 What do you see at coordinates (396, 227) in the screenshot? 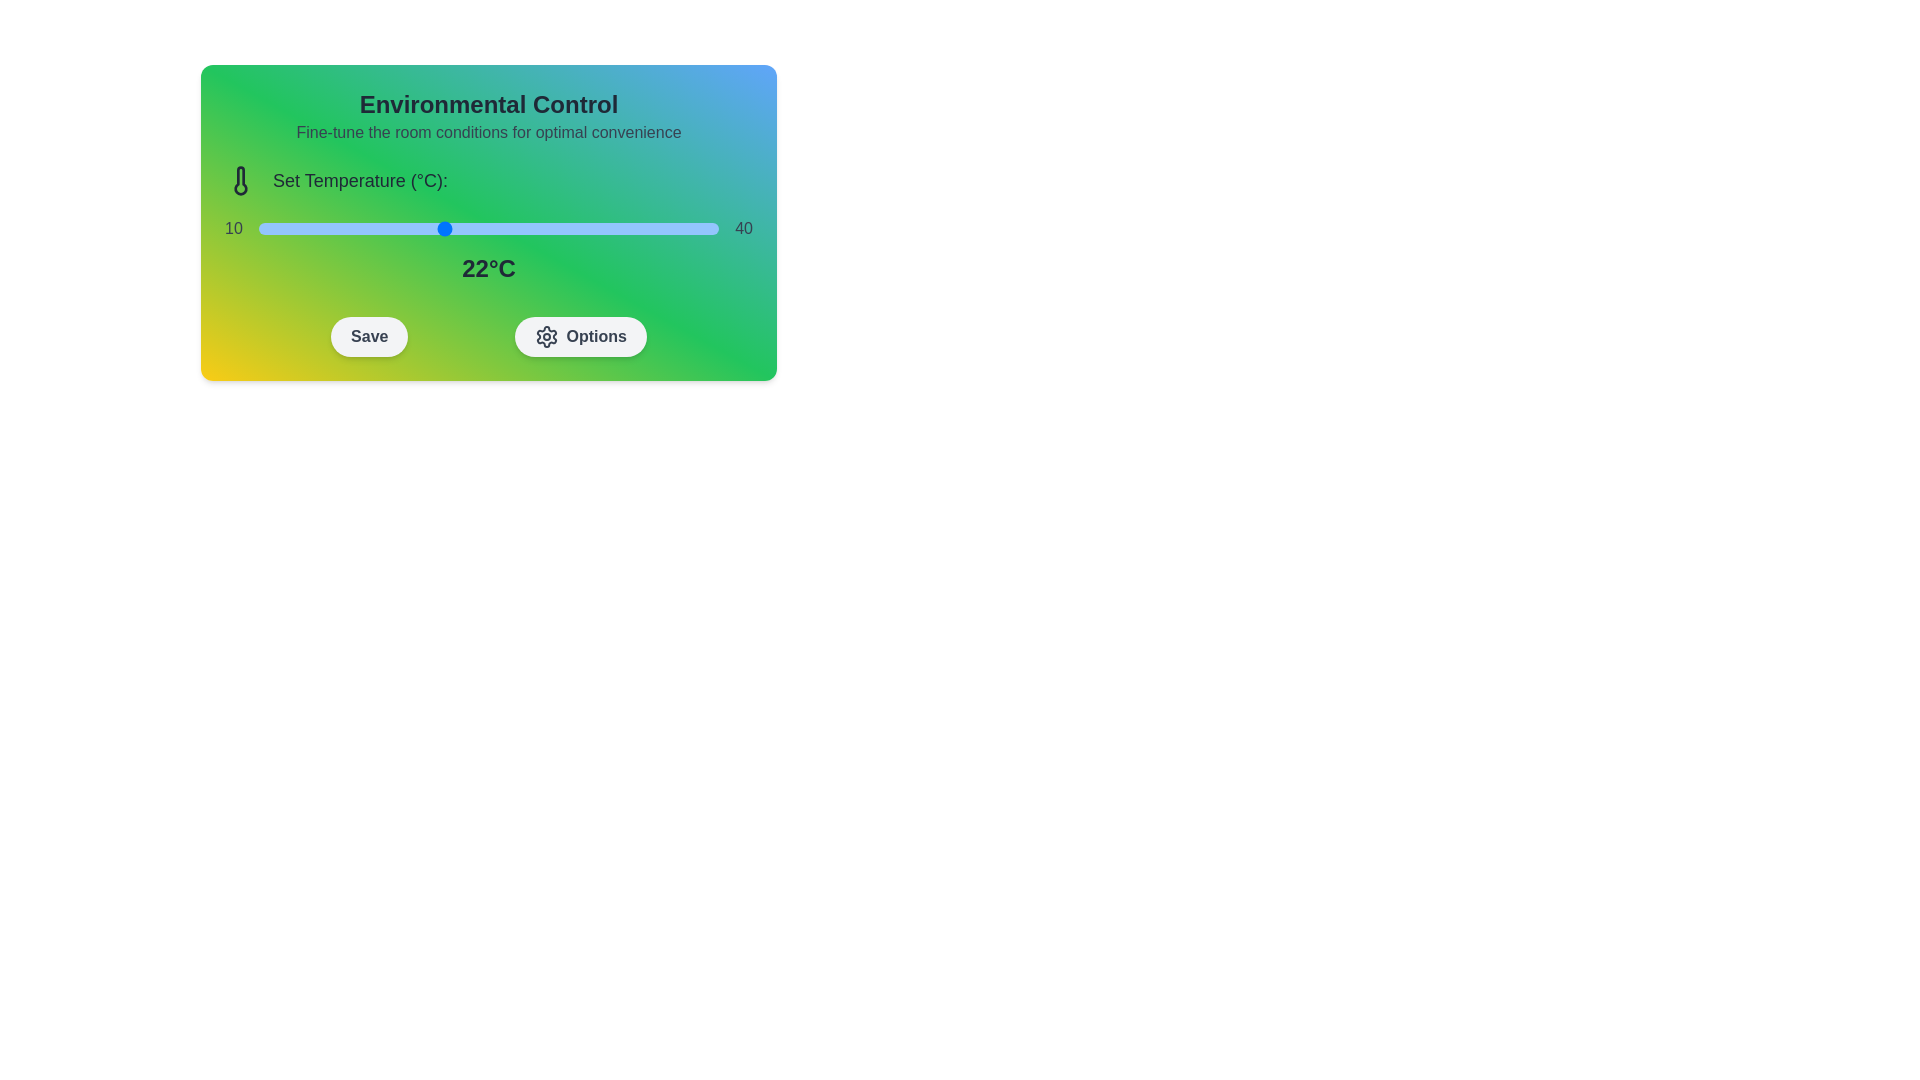
I see `the temperature` at bounding box center [396, 227].